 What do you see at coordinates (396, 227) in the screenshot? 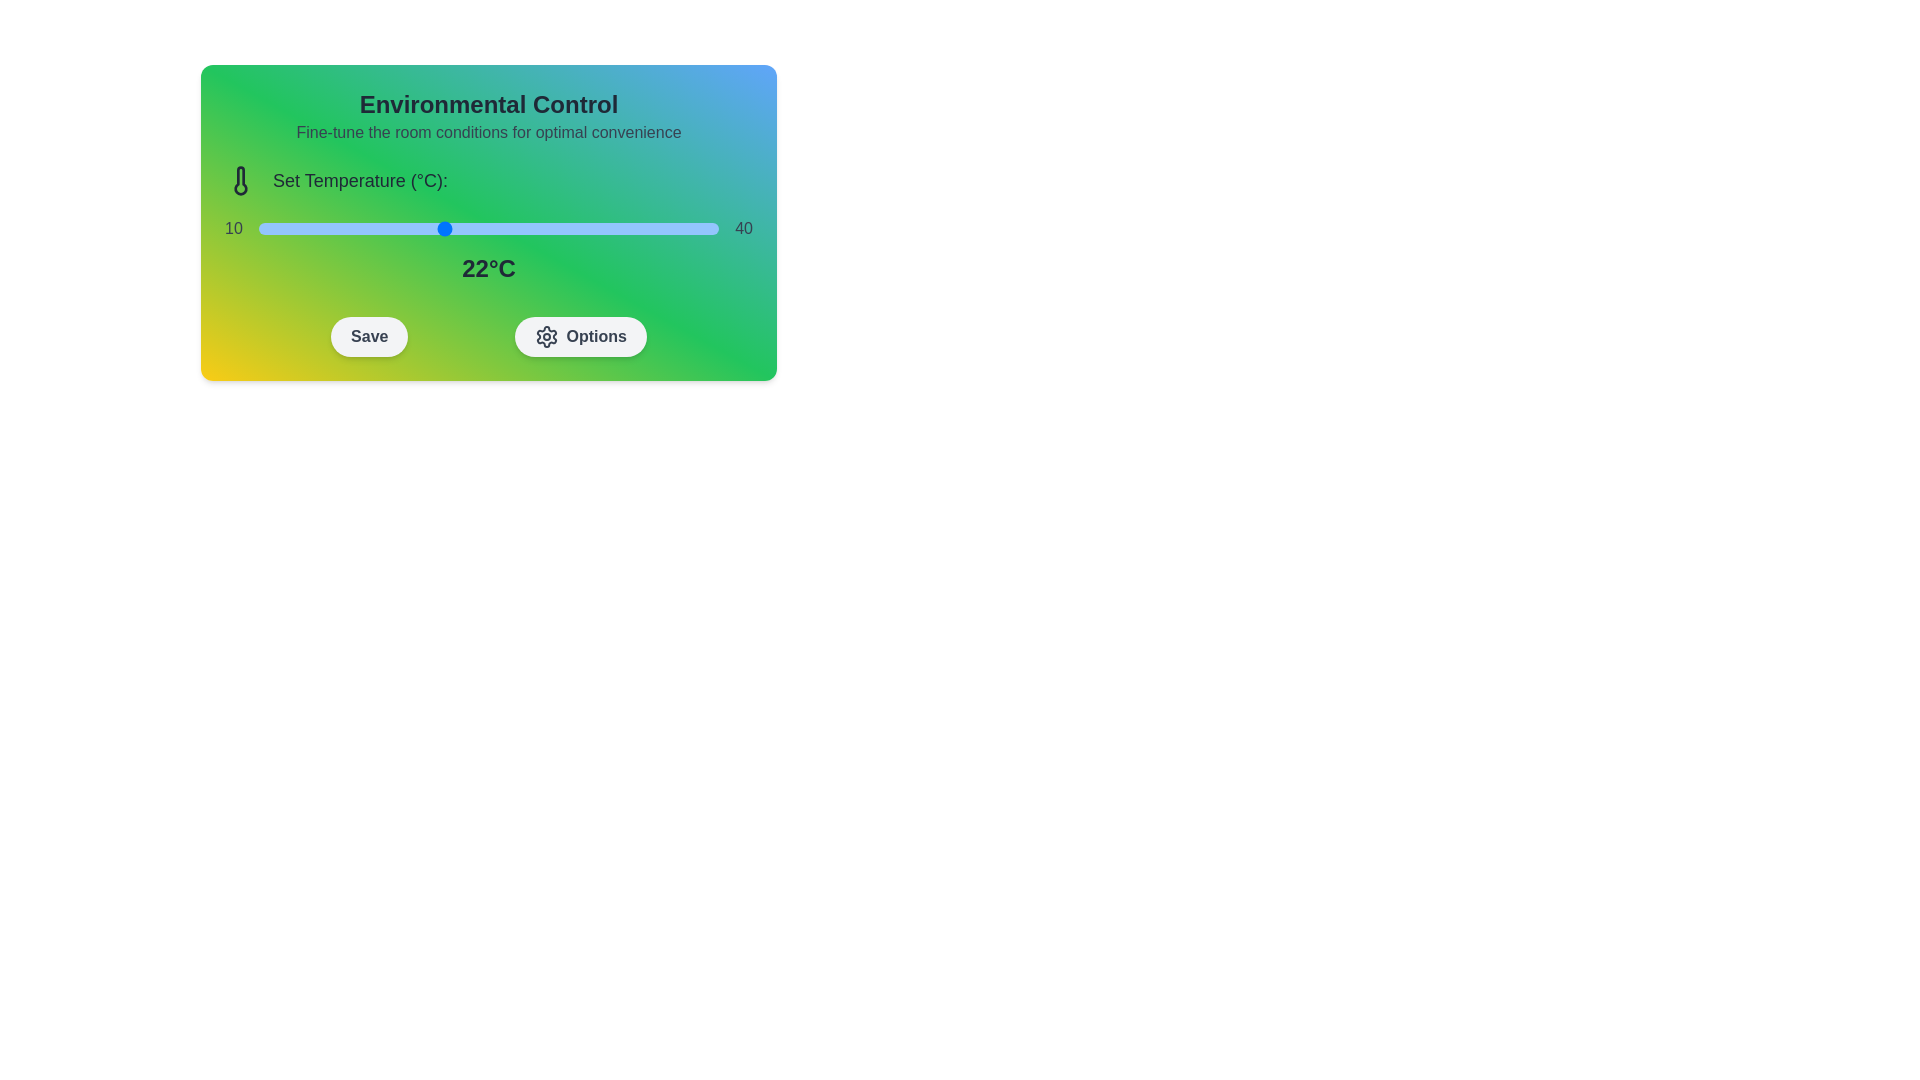
I see `the temperature` at bounding box center [396, 227].